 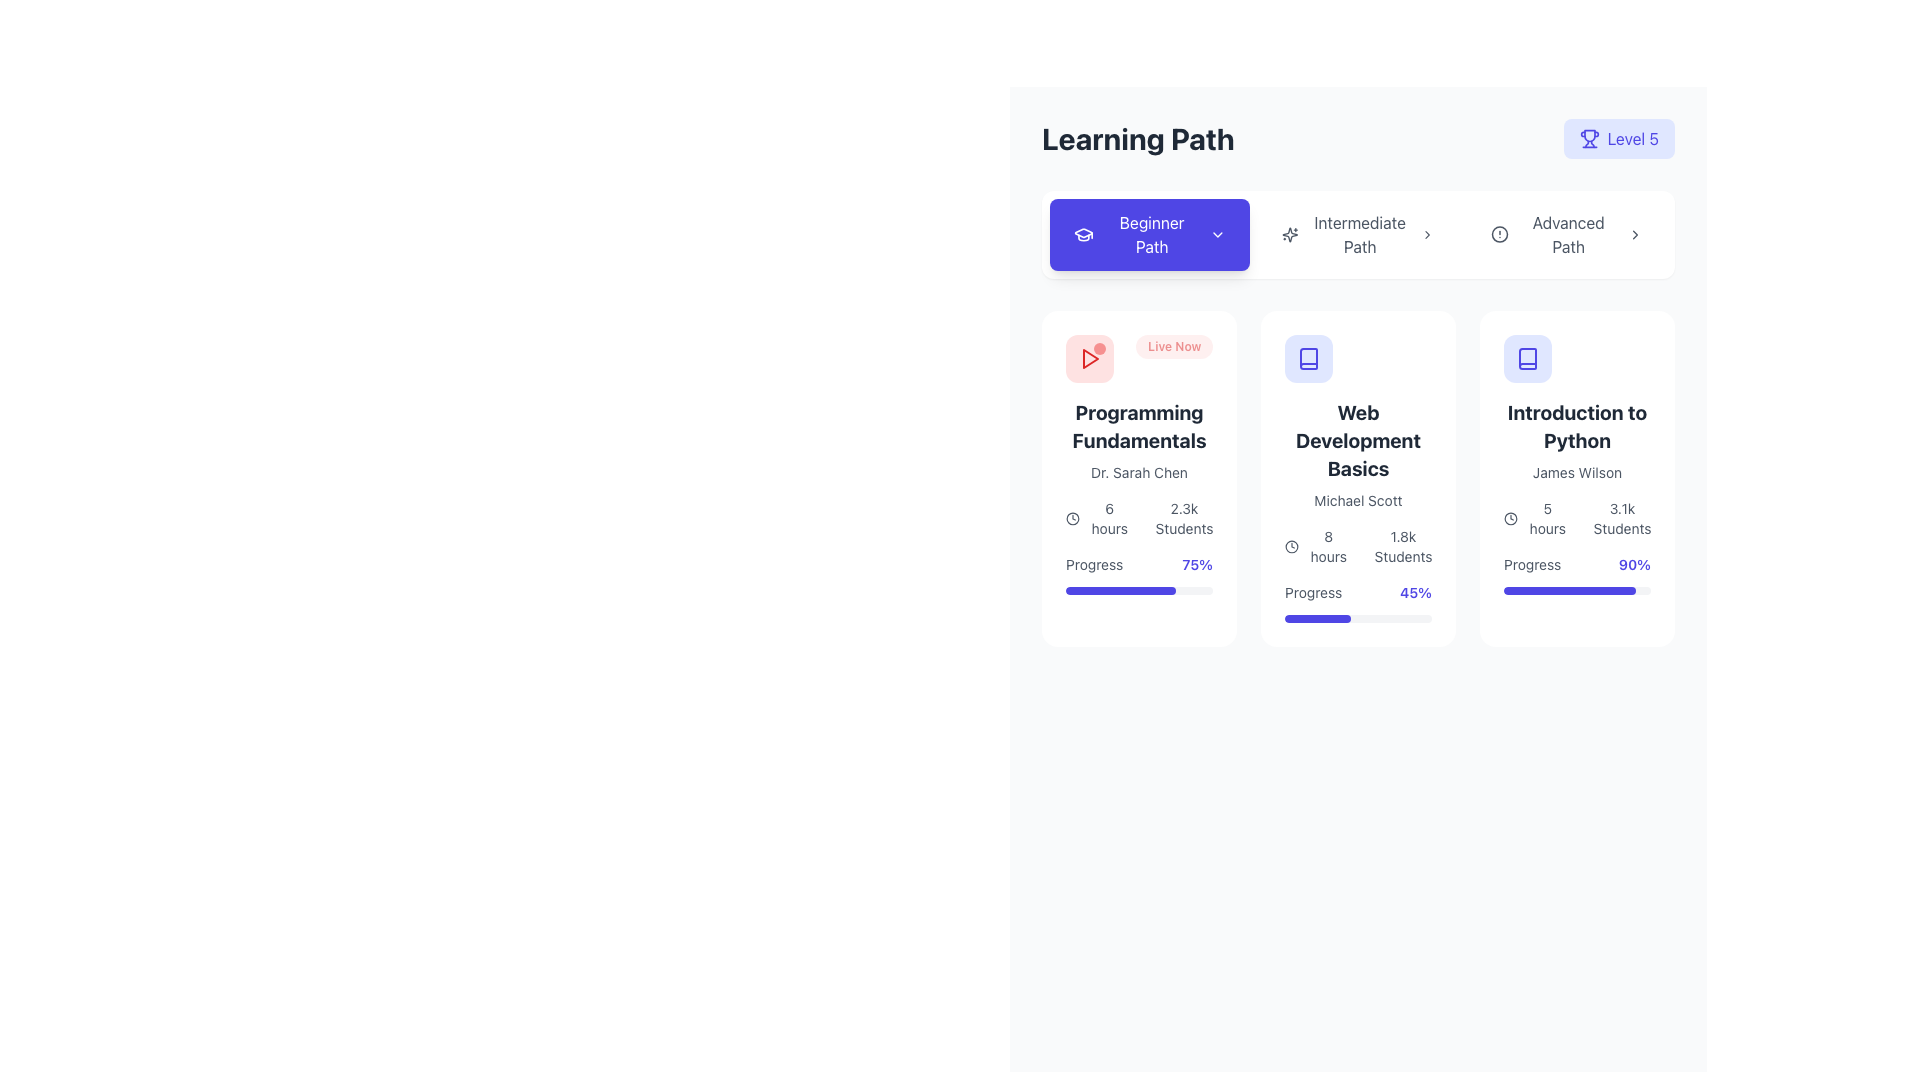 I want to click on the clock icon indicating a '6-hour' duration for the 'Programming Fundamentals' course located in the bottom left corner of the card-like UI element, so click(x=1072, y=518).